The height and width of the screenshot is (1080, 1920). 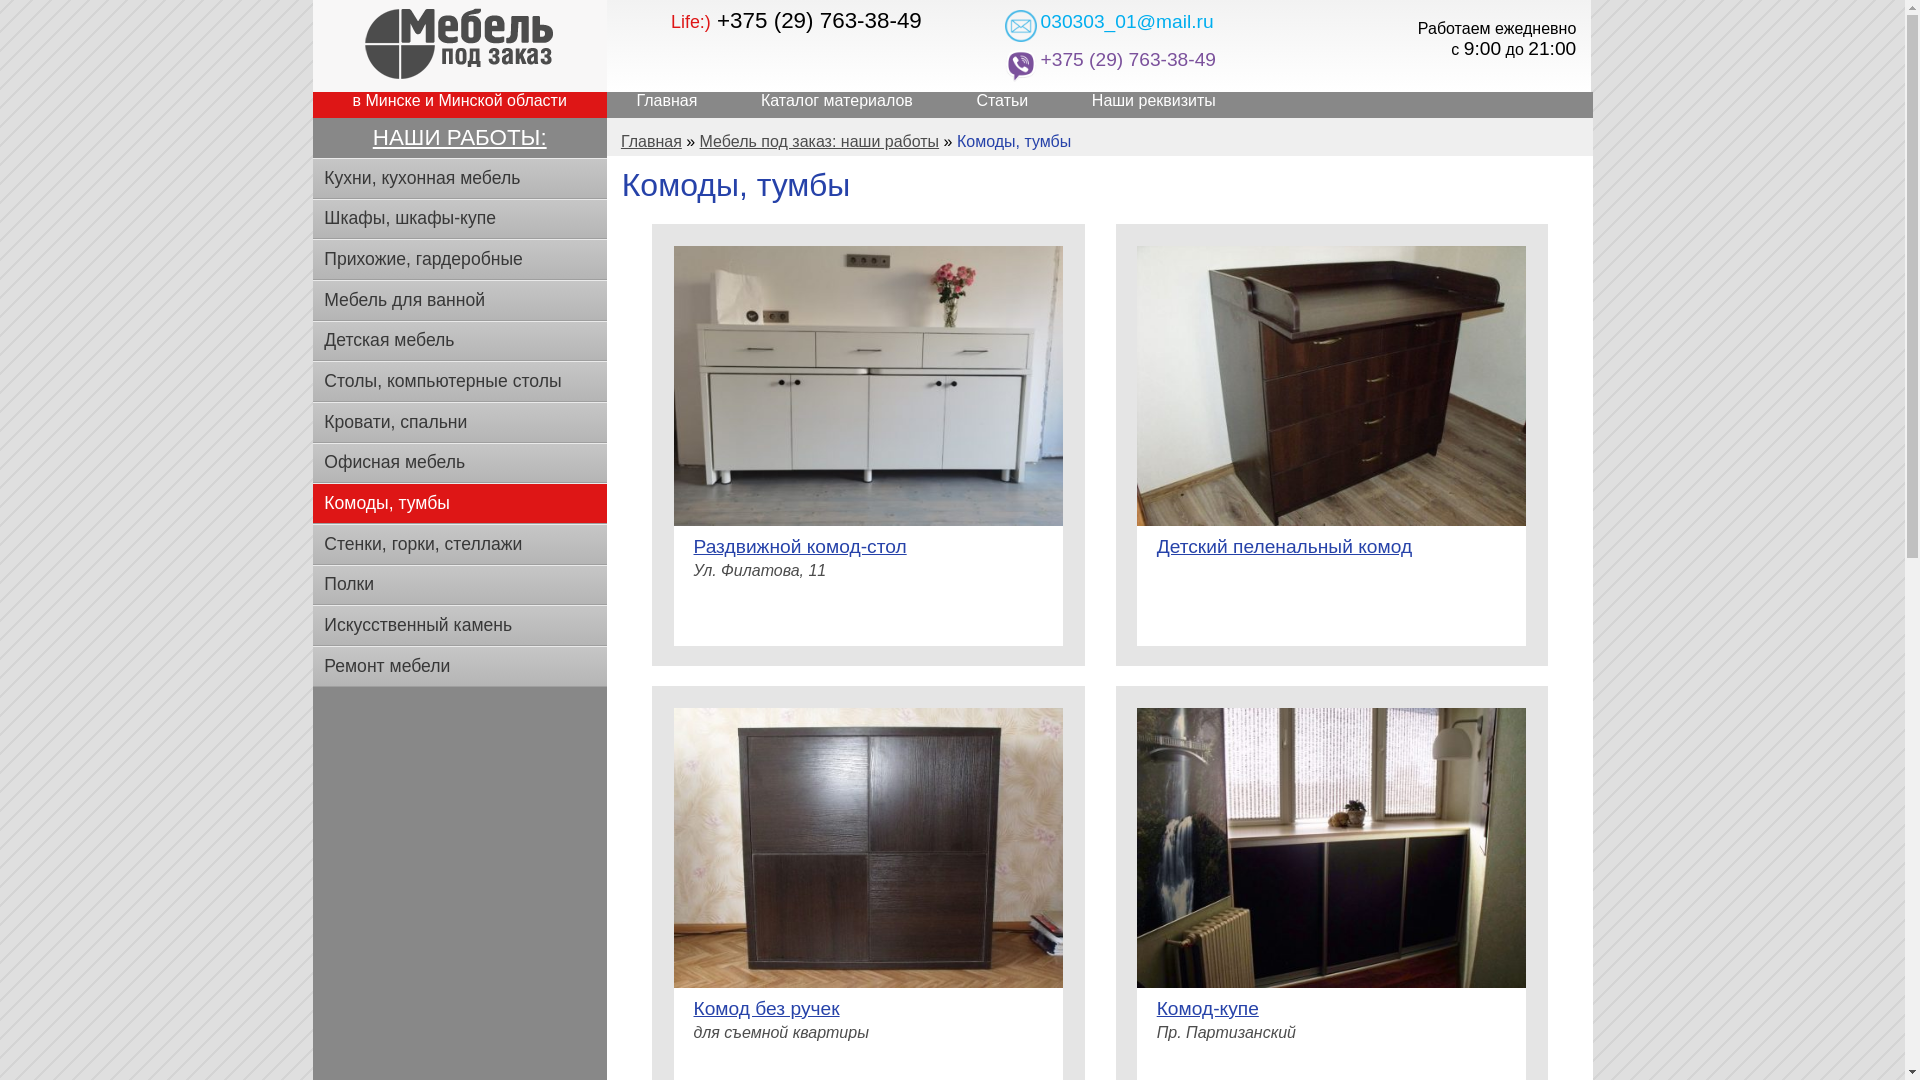 What do you see at coordinates (1148, 57) in the screenshot?
I see `'+375 (29) 763-38-49'` at bounding box center [1148, 57].